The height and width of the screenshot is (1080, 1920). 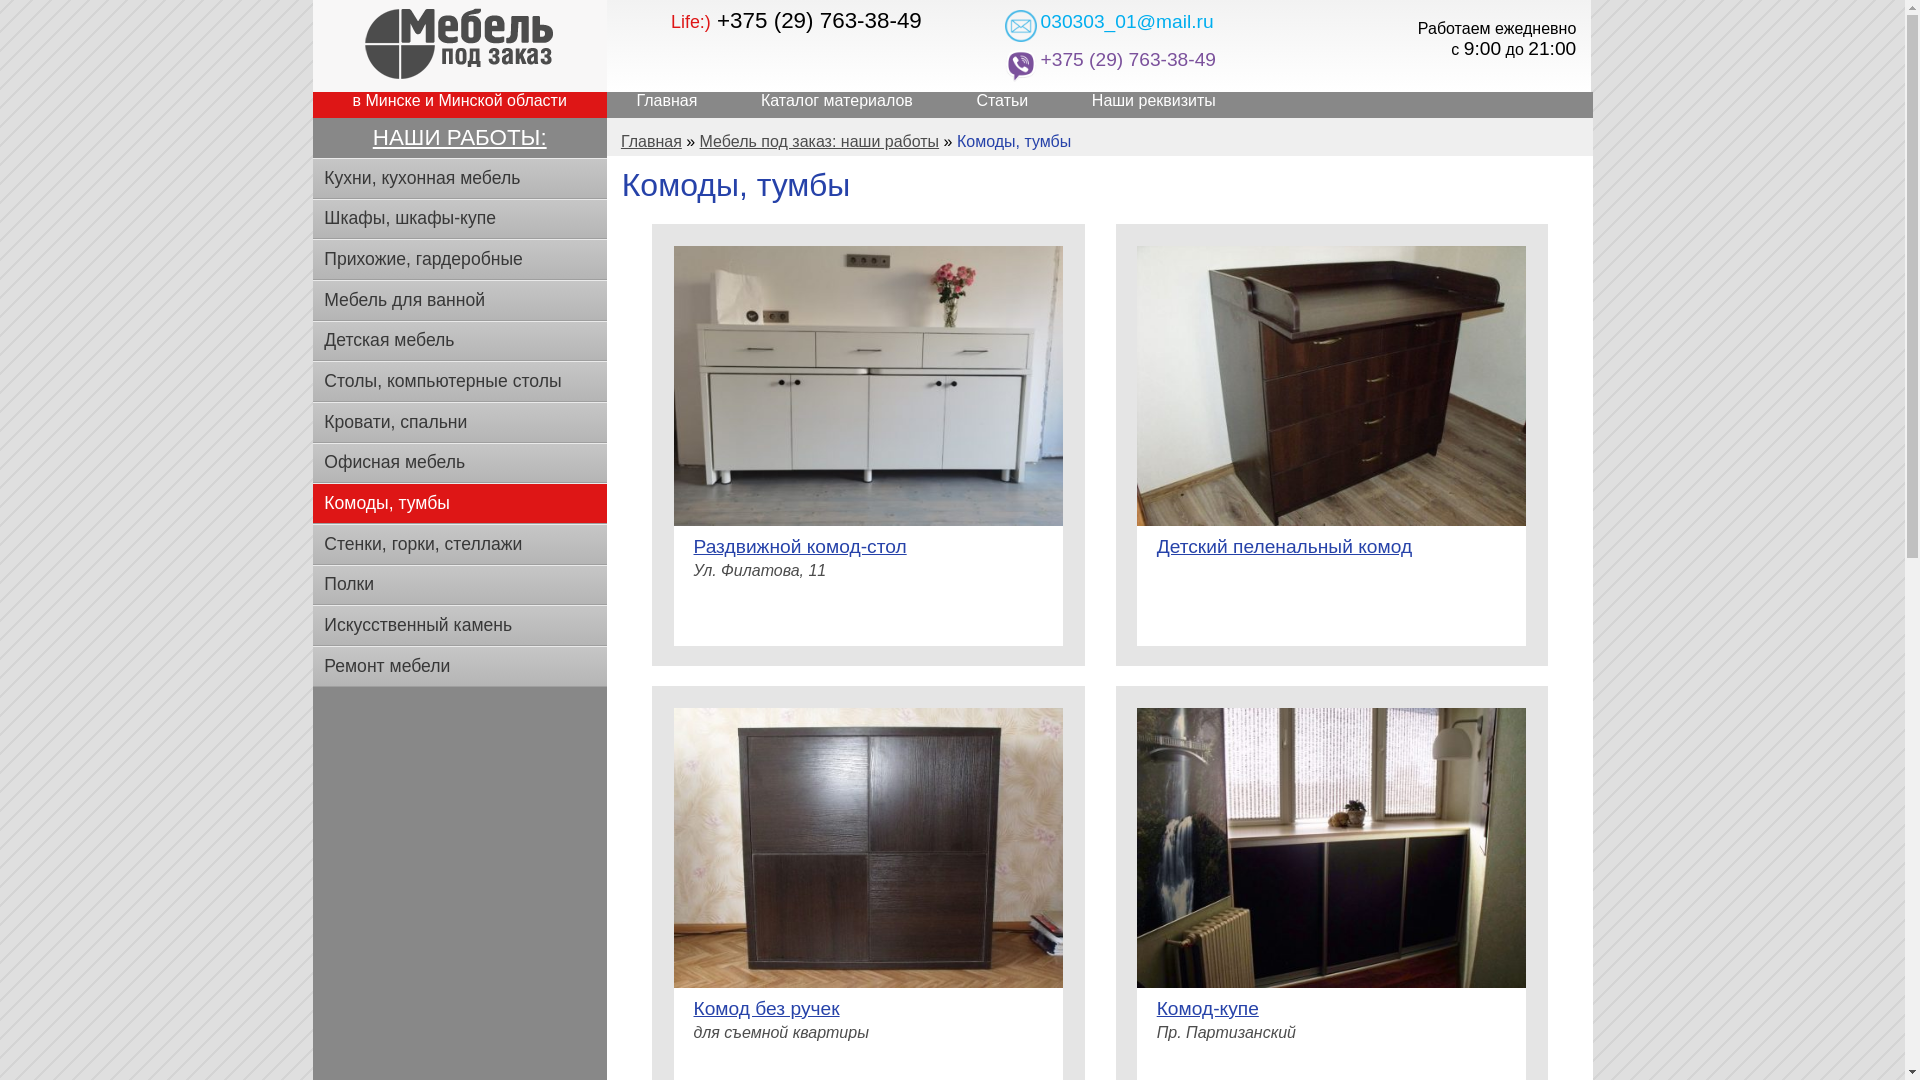 What do you see at coordinates (1148, 57) in the screenshot?
I see `'+375 (29) 763-38-49'` at bounding box center [1148, 57].